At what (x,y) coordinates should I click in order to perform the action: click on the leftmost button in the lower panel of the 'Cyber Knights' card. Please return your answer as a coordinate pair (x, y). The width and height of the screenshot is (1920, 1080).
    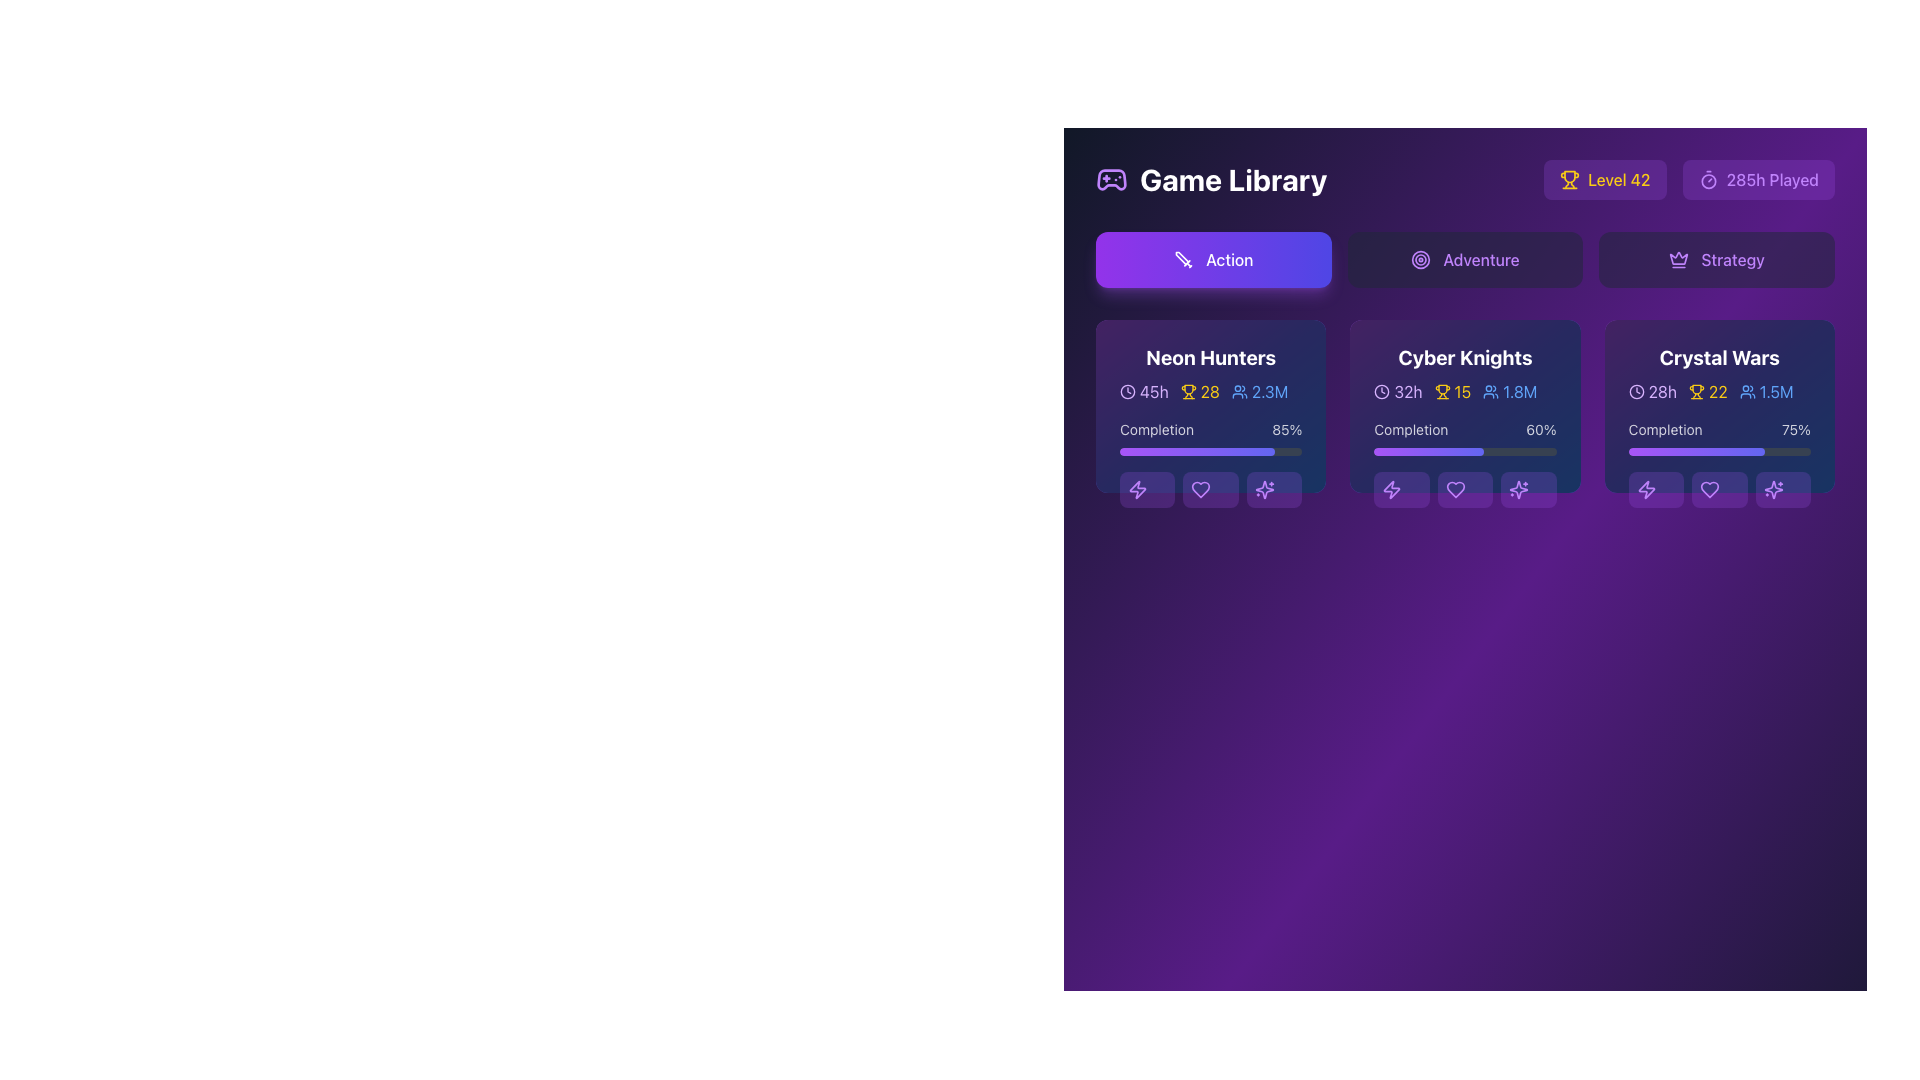
    Looking at the image, I should click on (1391, 489).